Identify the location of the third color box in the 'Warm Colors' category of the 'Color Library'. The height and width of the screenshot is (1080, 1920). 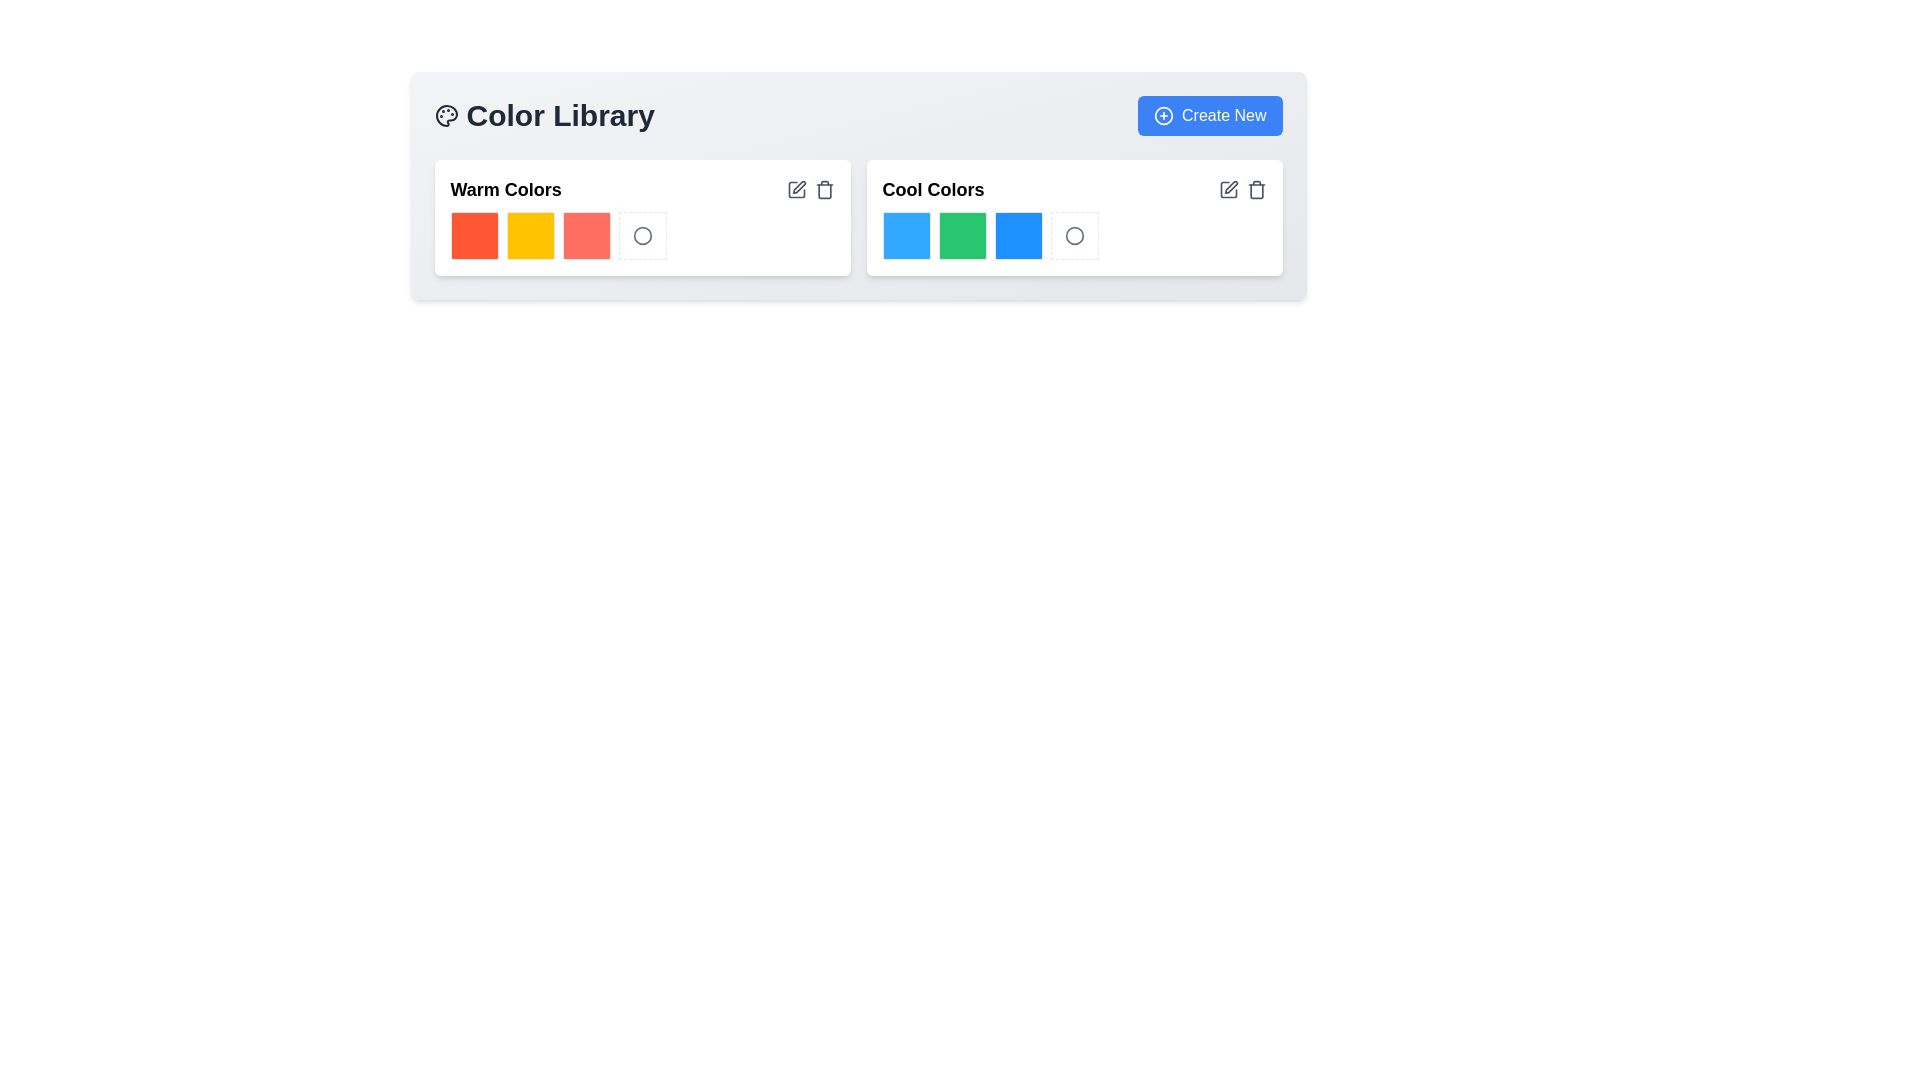
(585, 234).